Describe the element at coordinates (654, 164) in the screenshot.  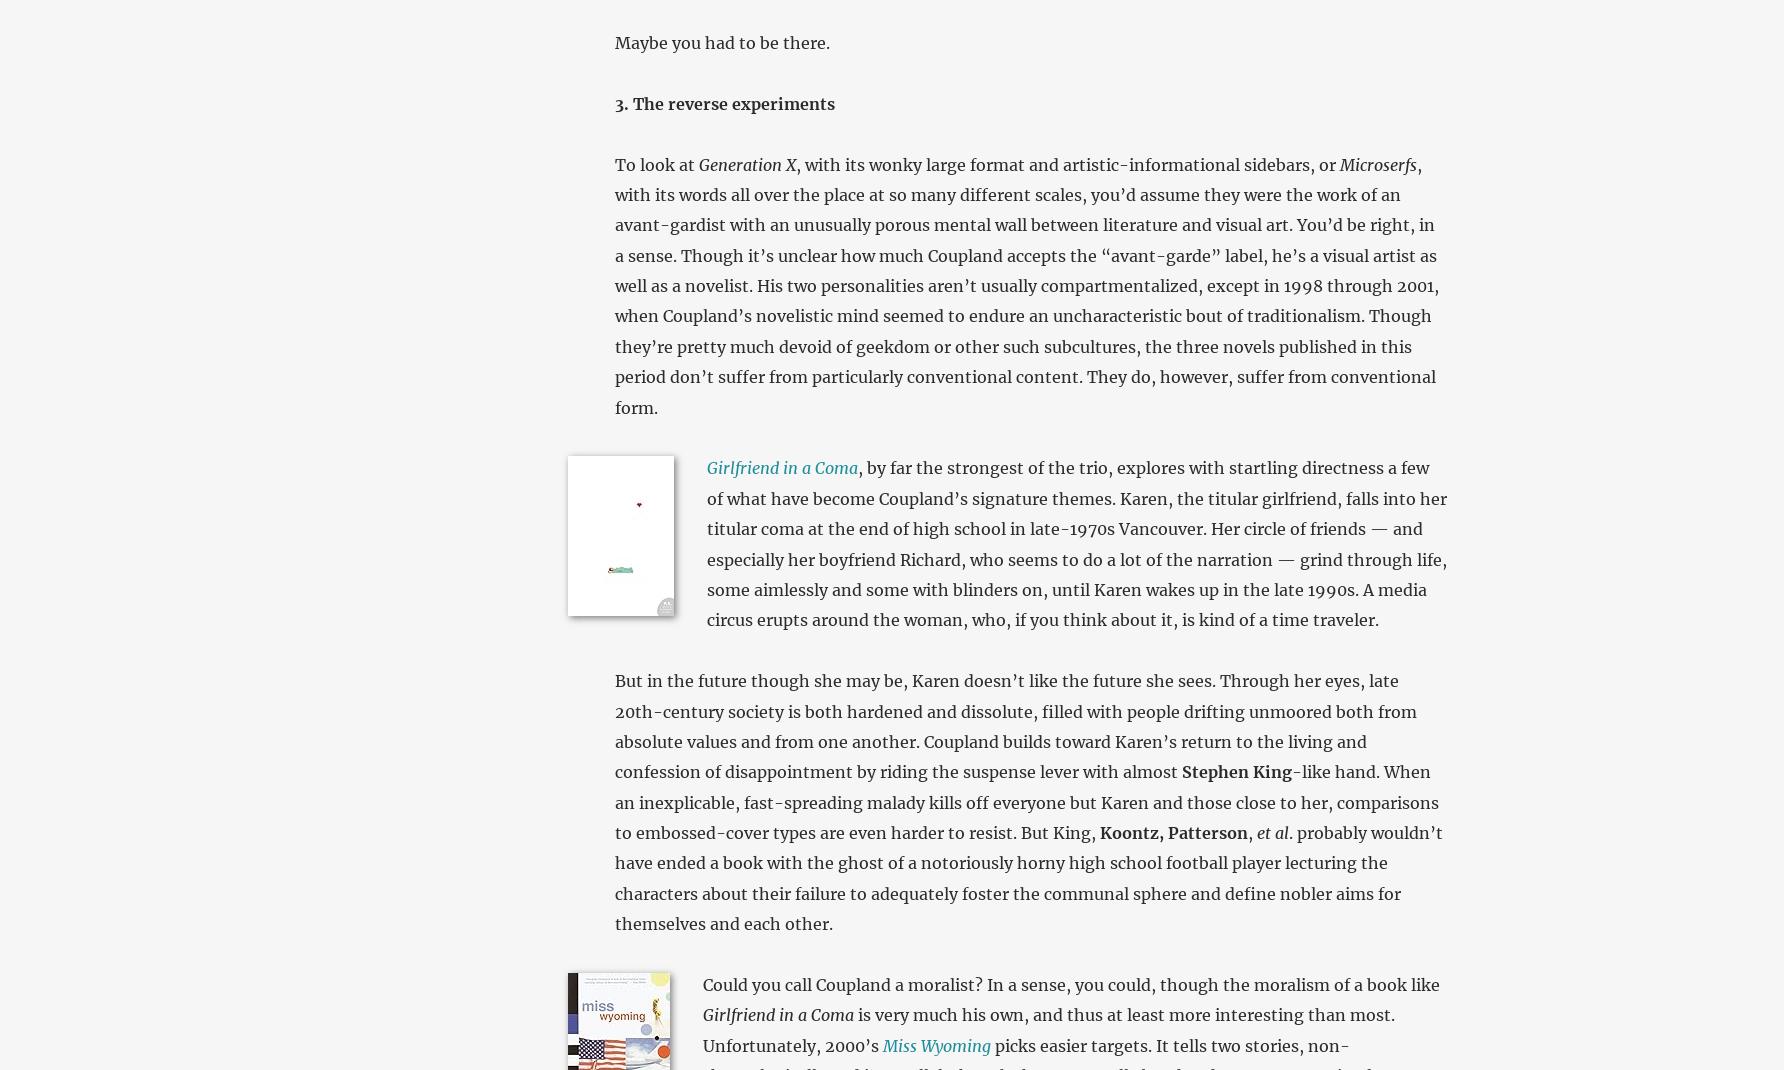
I see `'To look at'` at that location.